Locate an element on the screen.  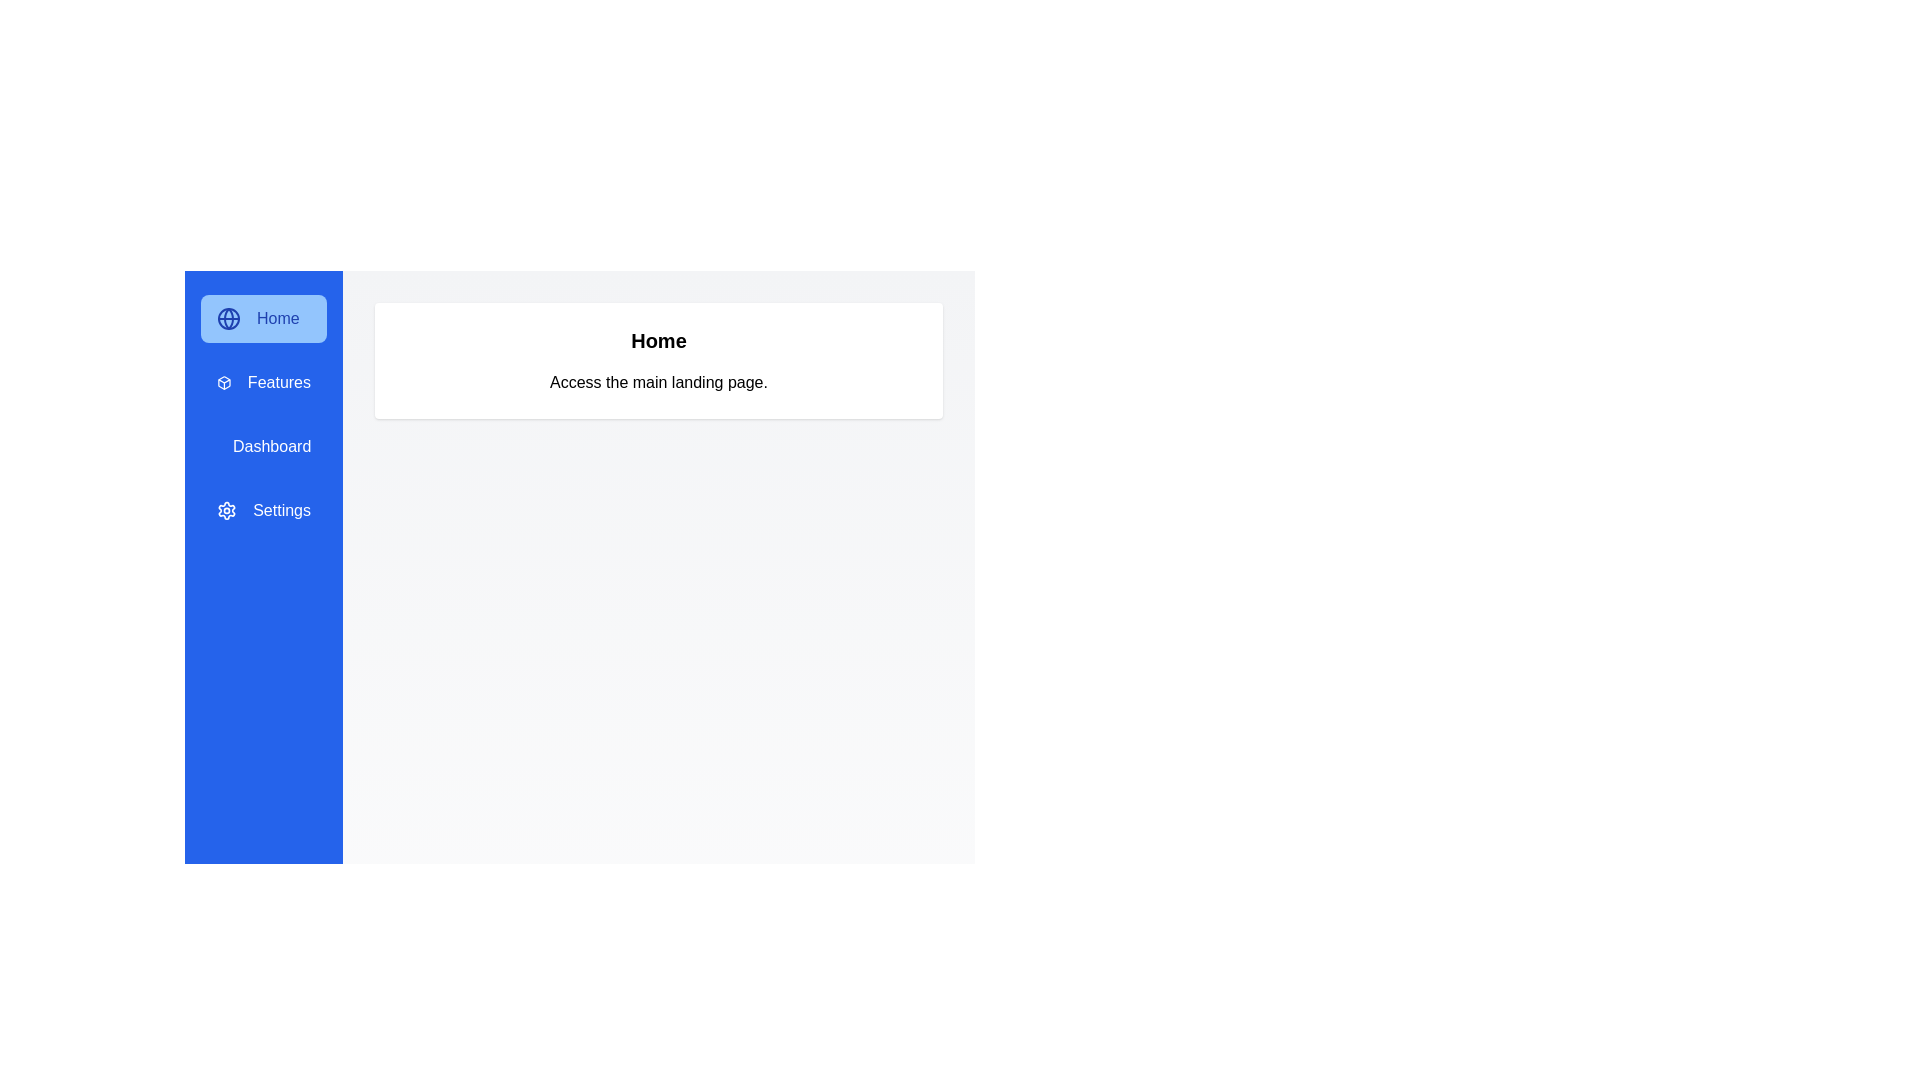
the menu option Features to display its corresponding content is located at coordinates (263, 382).